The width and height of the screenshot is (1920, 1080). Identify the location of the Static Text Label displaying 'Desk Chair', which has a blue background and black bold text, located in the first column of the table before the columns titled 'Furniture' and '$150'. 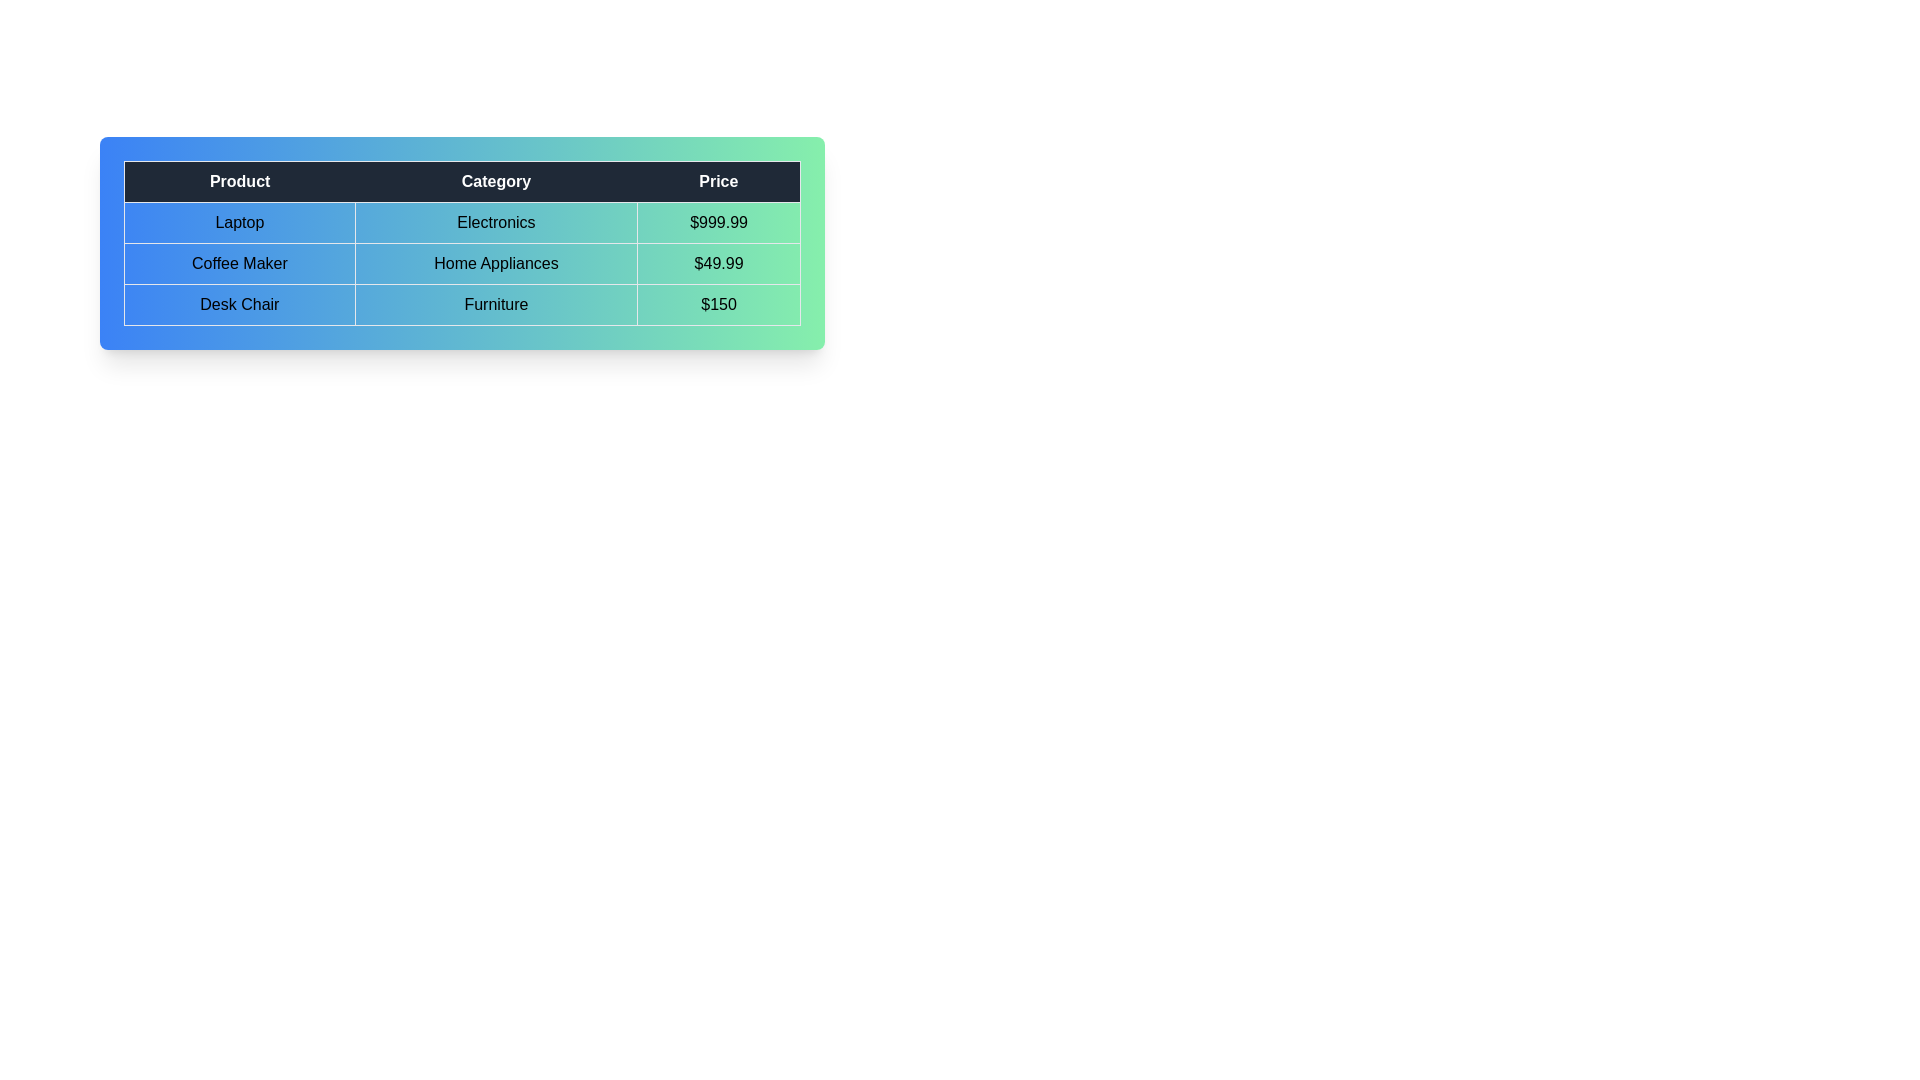
(239, 304).